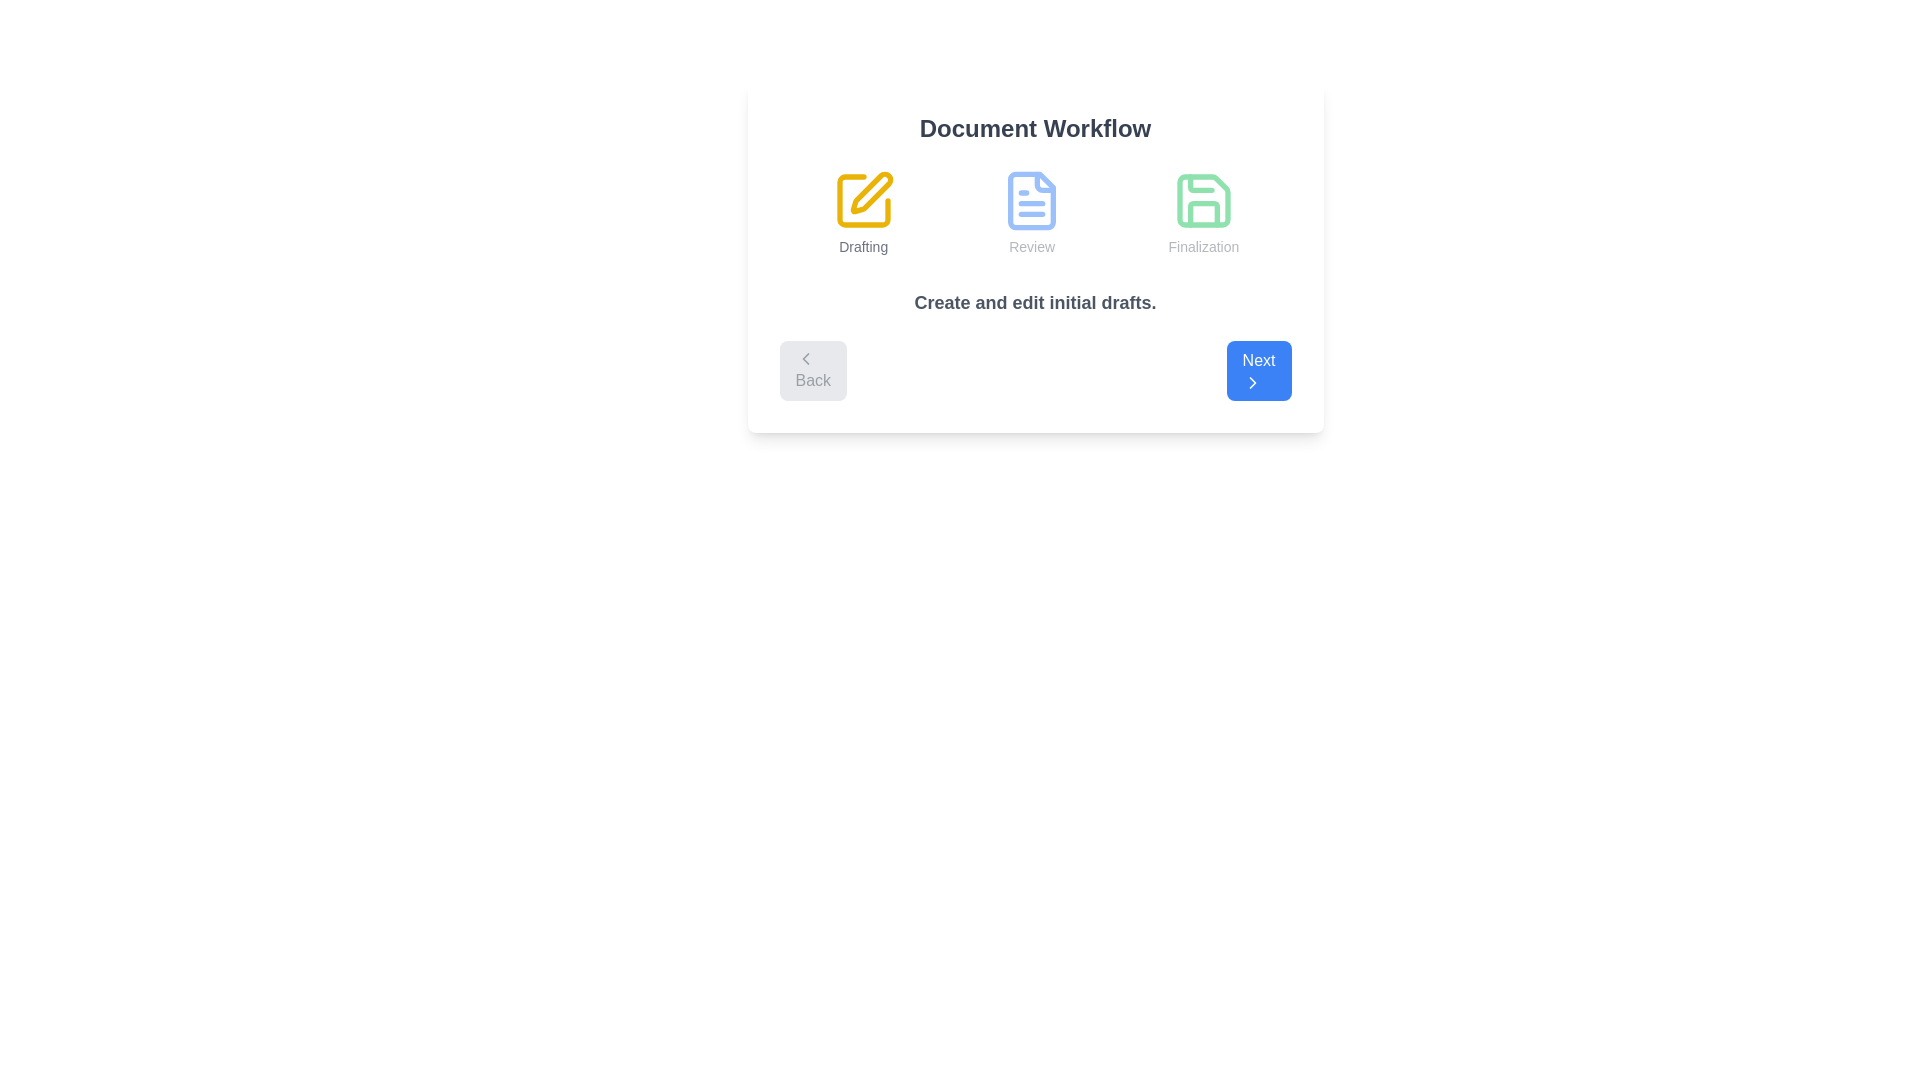 This screenshot has width=1920, height=1080. I want to click on the chevron icon representing navigation direction located inside the 'Next' button at the bottom-right corner of the interface, so click(1251, 382).